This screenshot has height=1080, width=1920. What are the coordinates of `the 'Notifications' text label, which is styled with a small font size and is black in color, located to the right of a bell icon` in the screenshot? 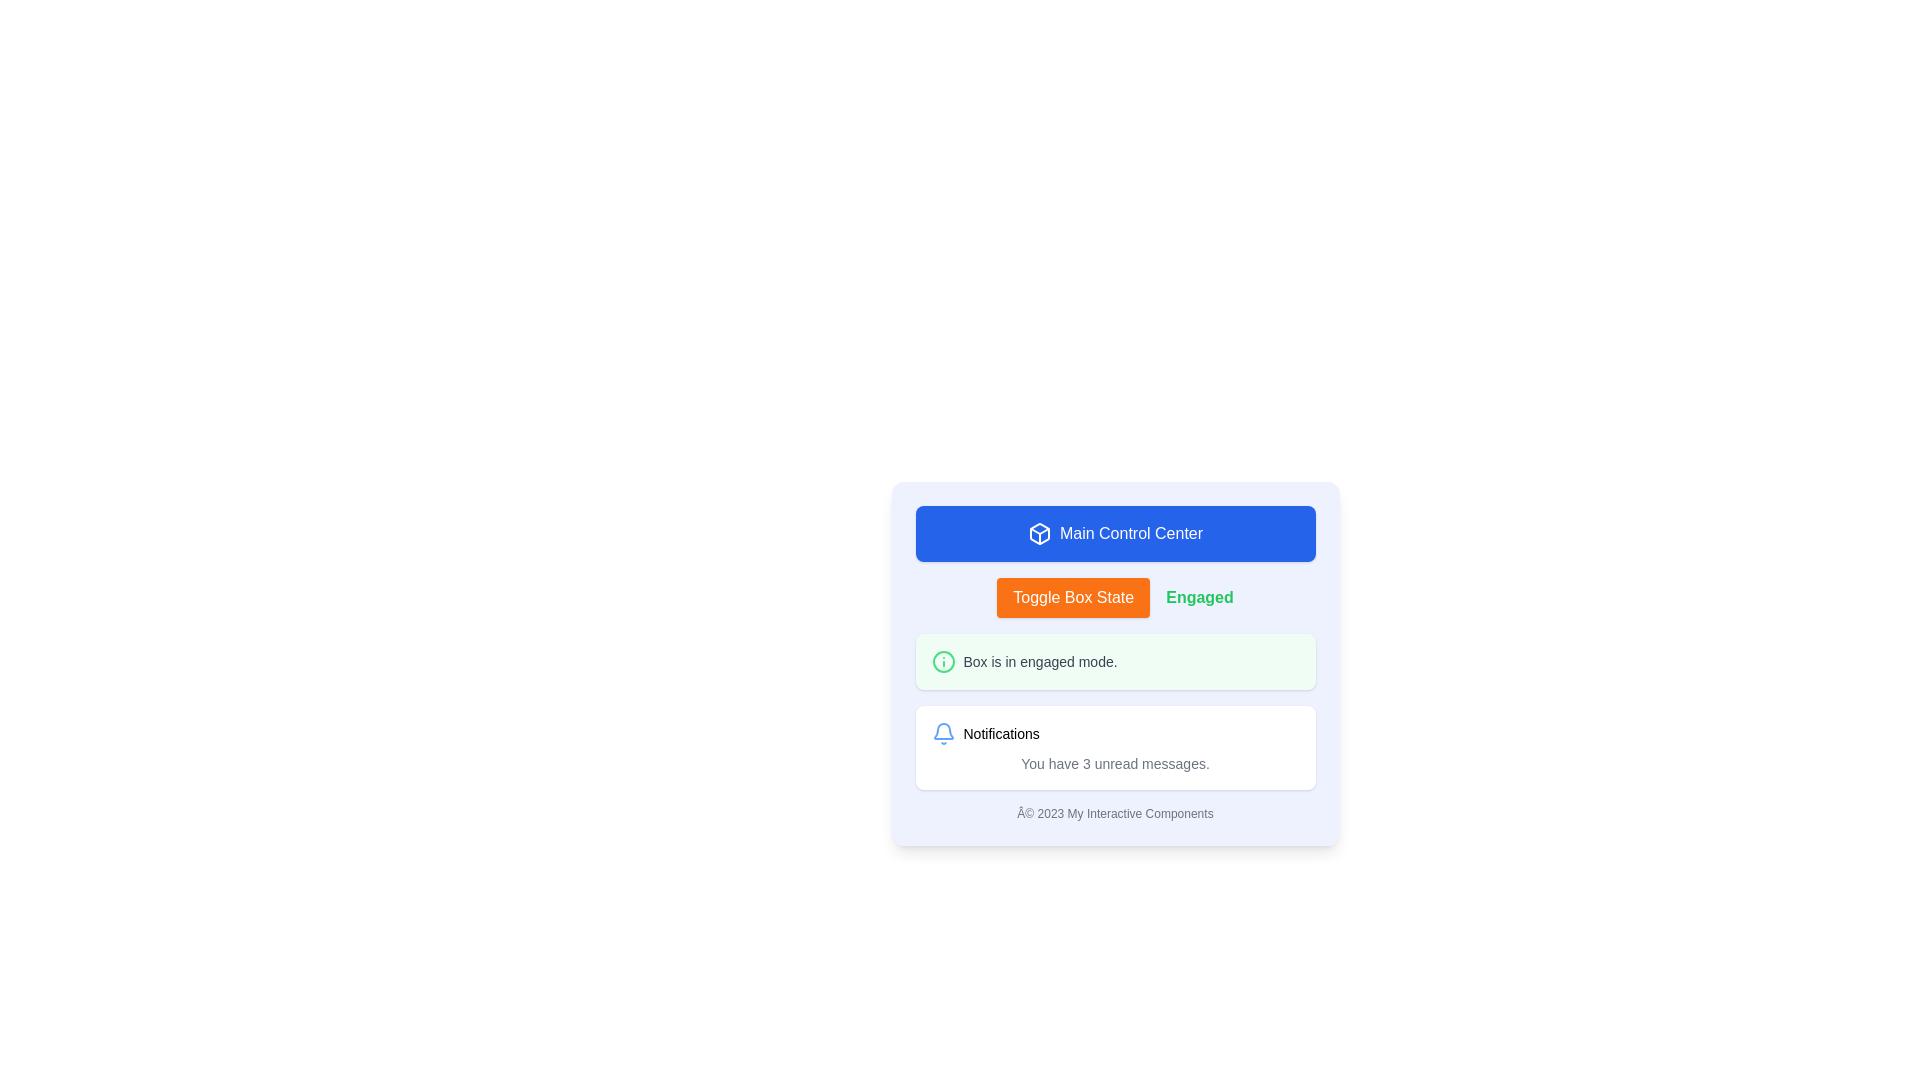 It's located at (1001, 733).